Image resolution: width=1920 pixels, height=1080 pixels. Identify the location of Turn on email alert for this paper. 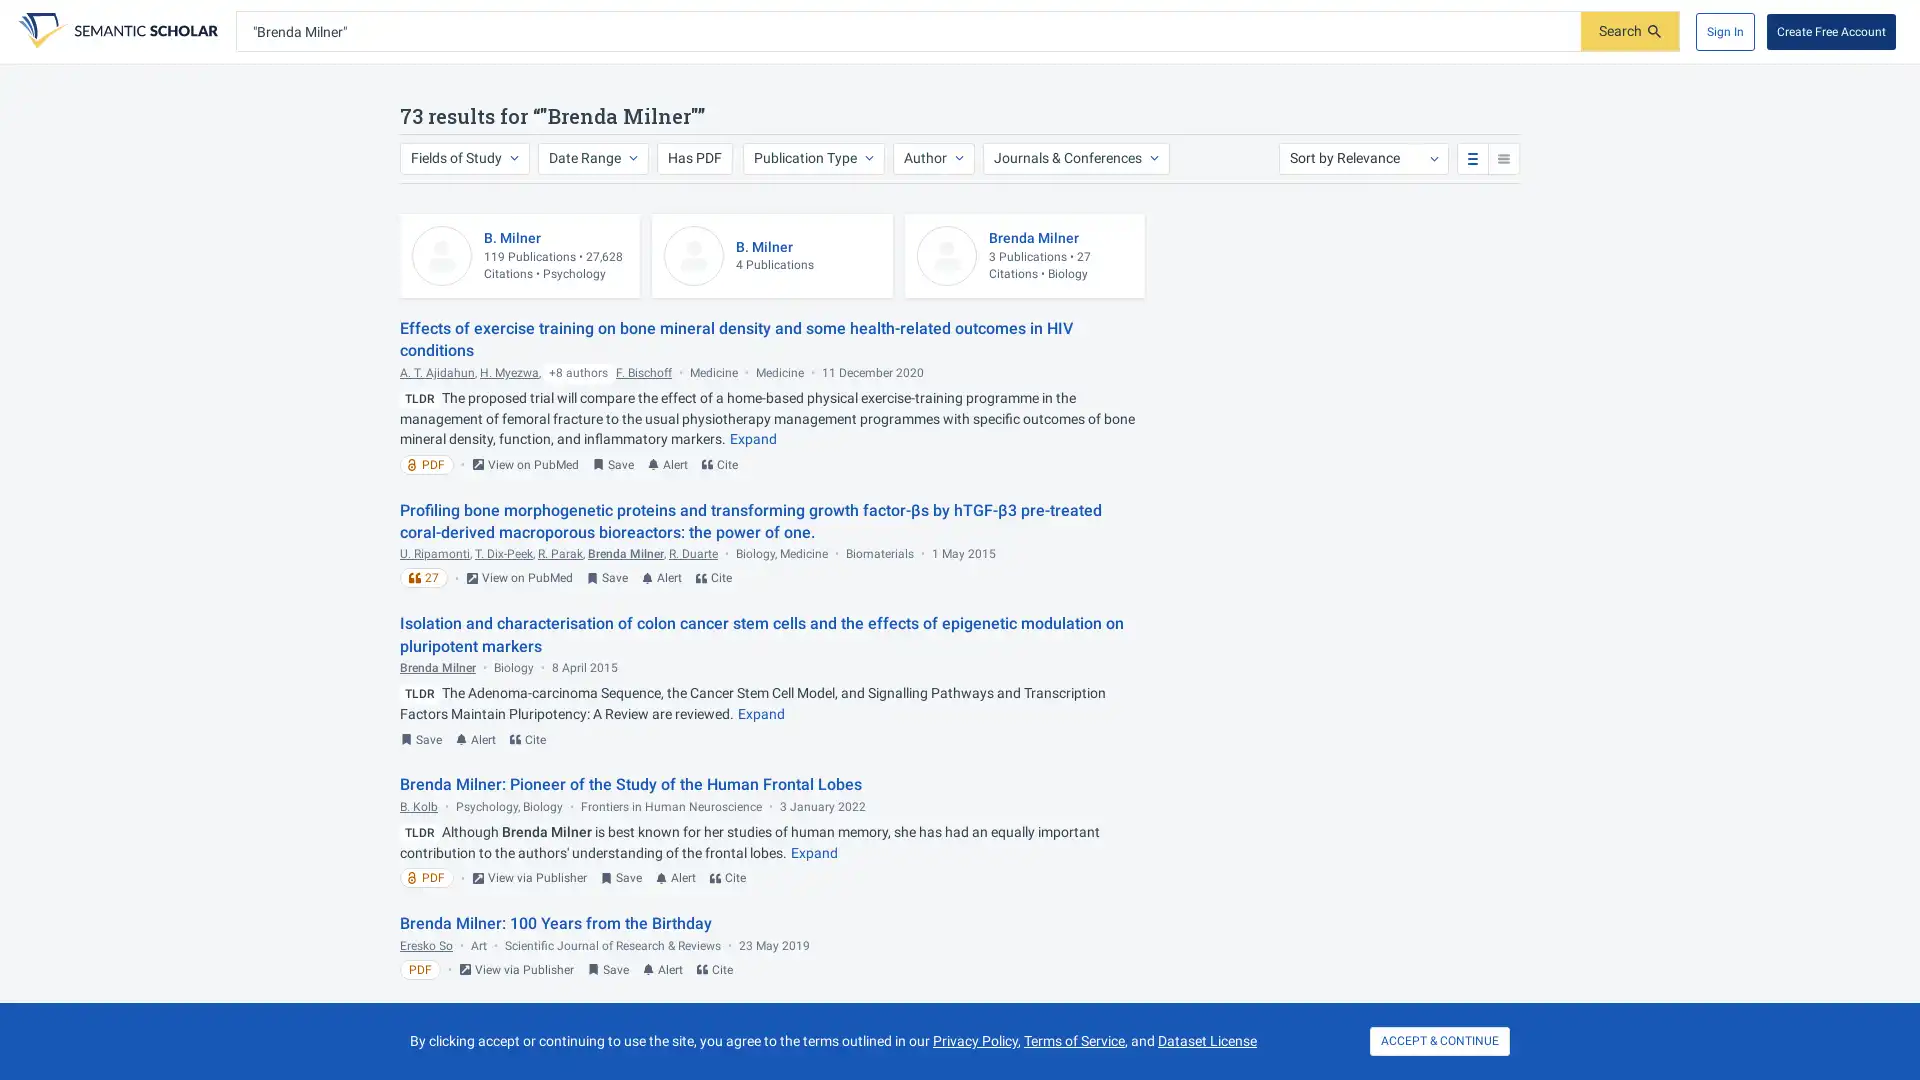
(662, 968).